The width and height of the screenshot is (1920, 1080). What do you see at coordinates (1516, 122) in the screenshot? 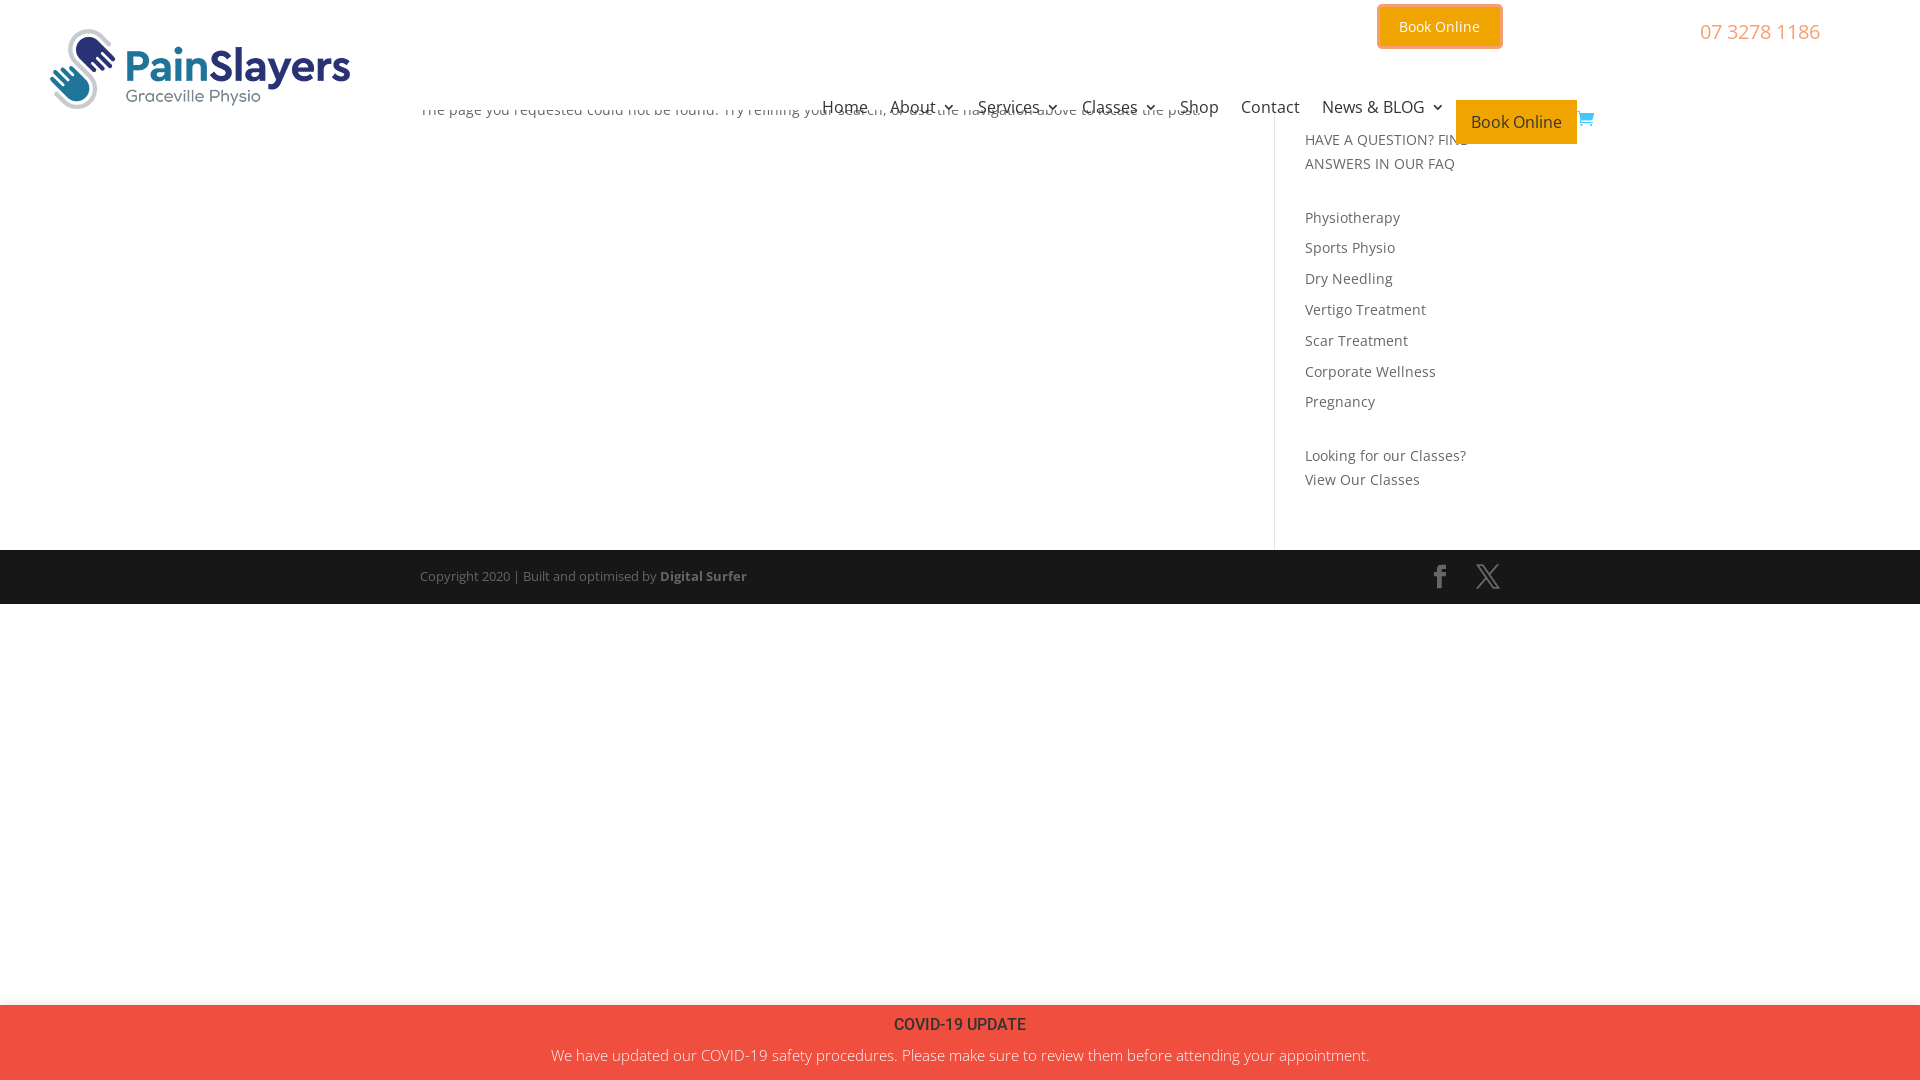
I see `'Book Online'` at bounding box center [1516, 122].